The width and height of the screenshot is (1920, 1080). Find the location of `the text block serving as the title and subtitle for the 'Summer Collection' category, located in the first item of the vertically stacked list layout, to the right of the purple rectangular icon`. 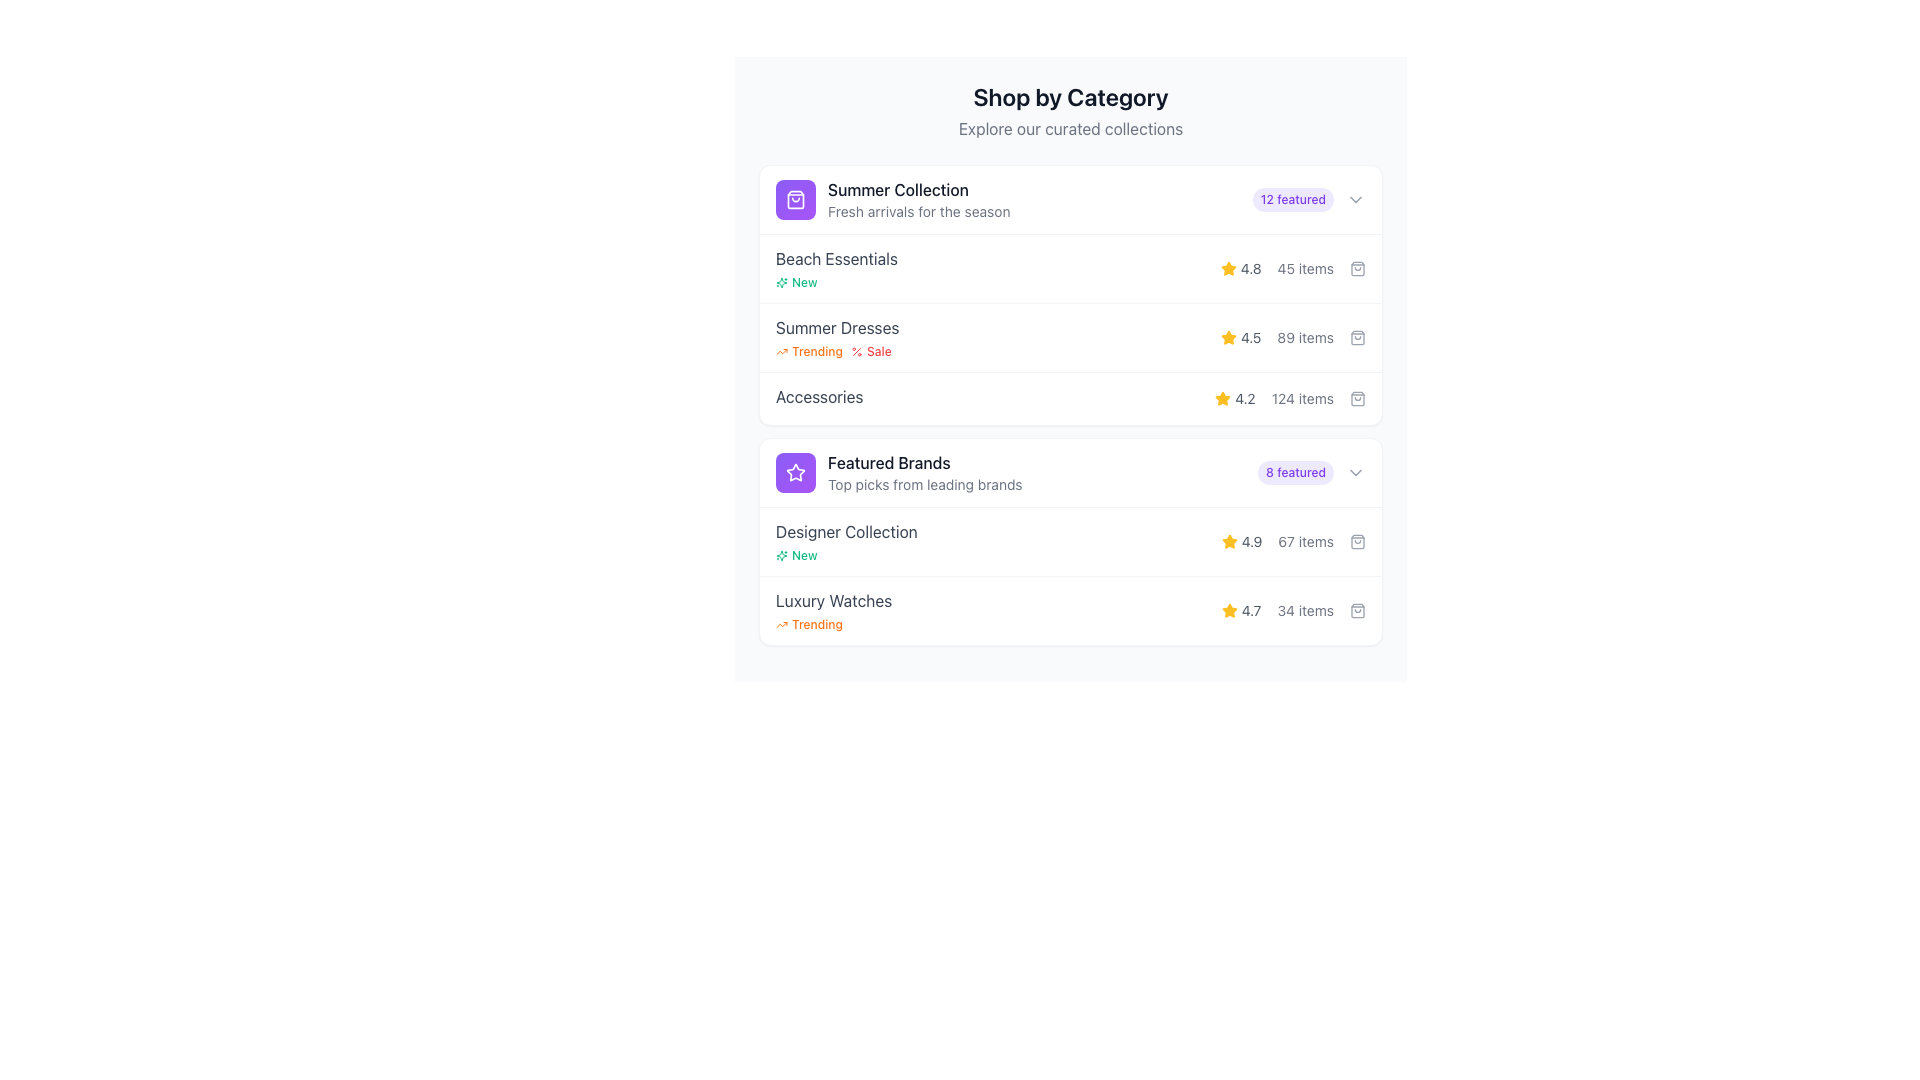

the text block serving as the title and subtitle for the 'Summer Collection' category, located in the first item of the vertically stacked list layout, to the right of the purple rectangular icon is located at coordinates (918, 200).